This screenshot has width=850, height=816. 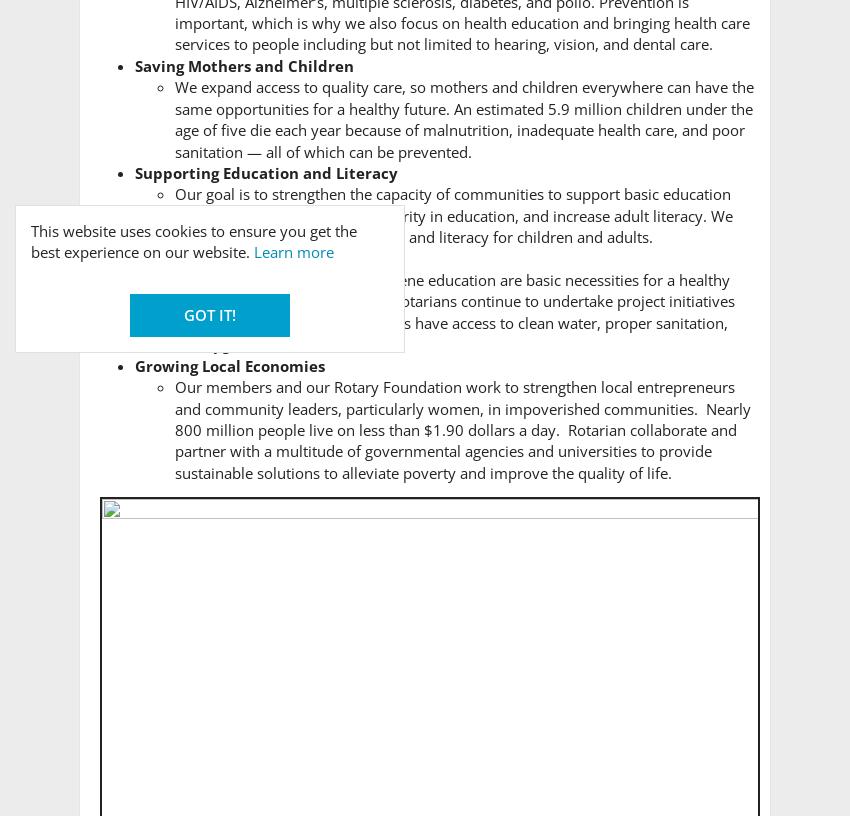 What do you see at coordinates (265, 172) in the screenshot?
I see `'Supporting Education and Literacy'` at bounding box center [265, 172].